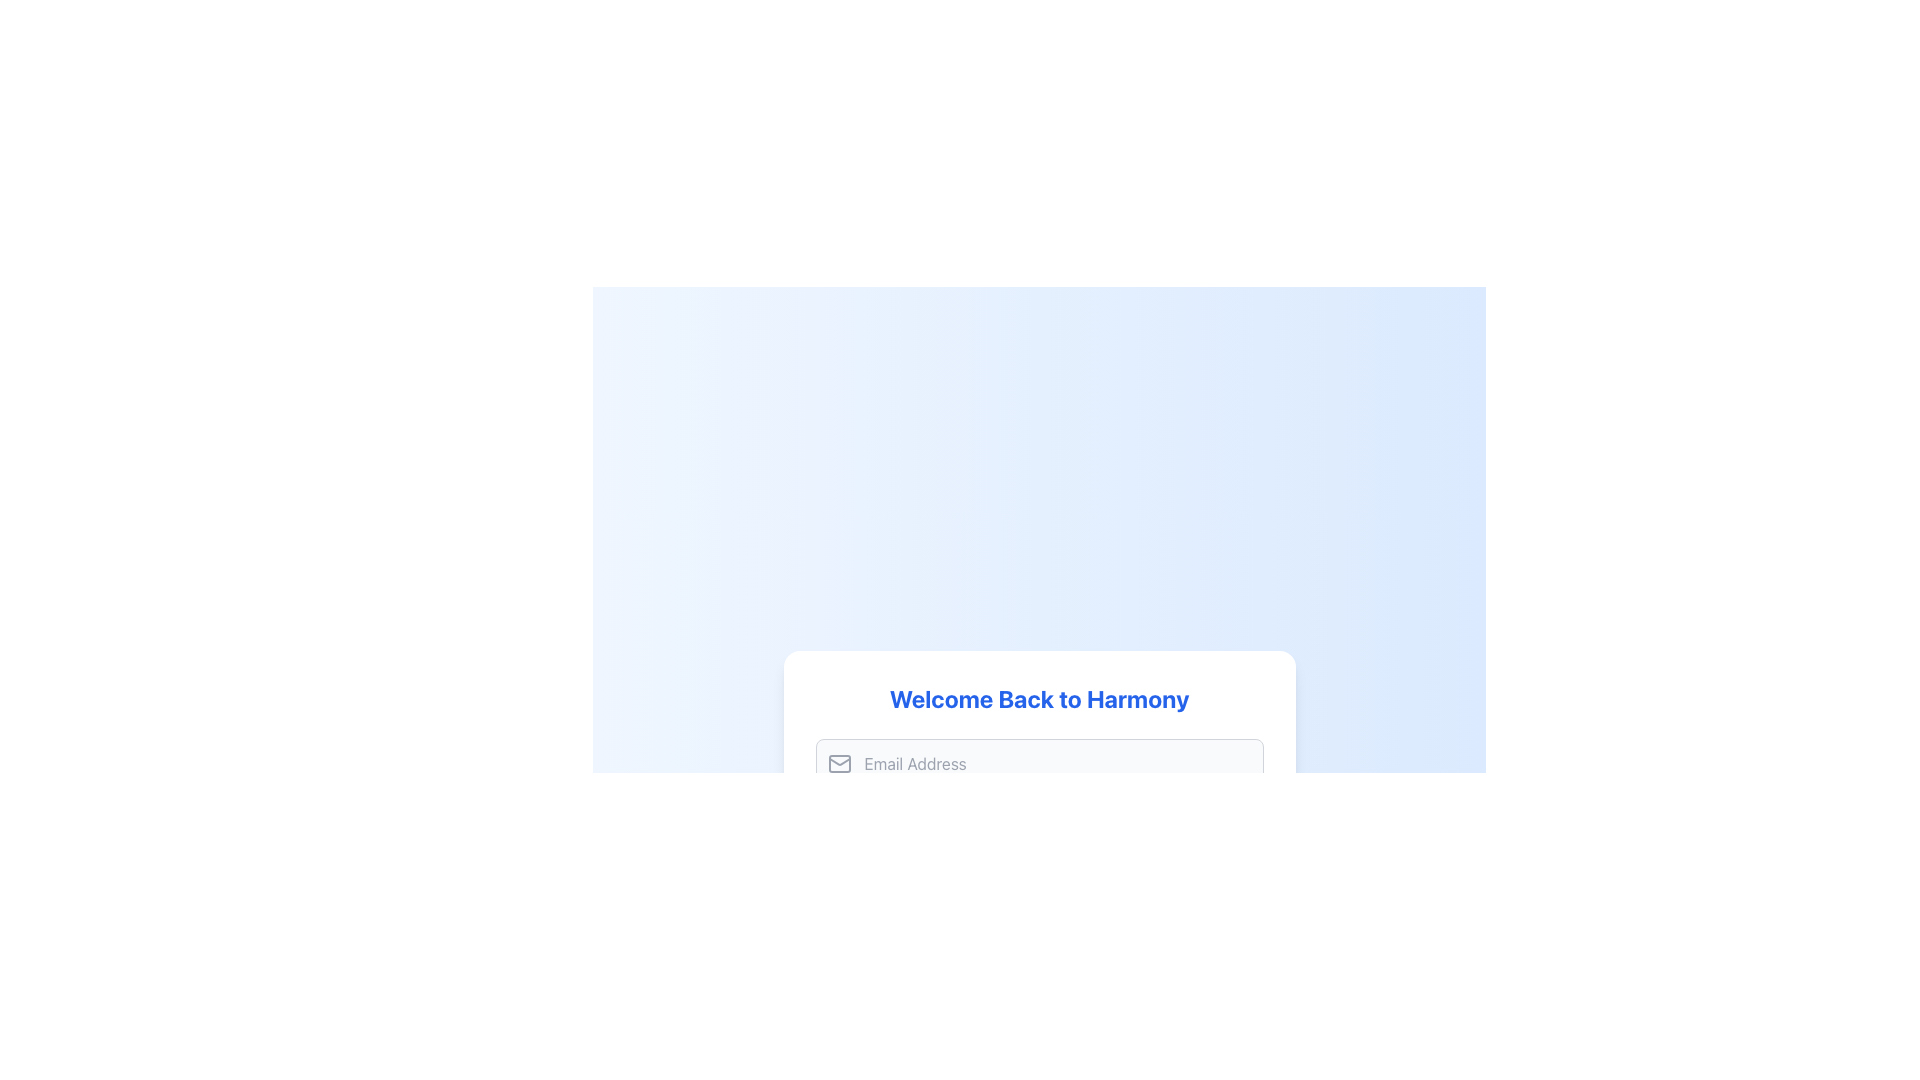 This screenshot has width=1920, height=1080. I want to click on the email address icon, which is positioned to the left of the placeholder text 'Email Address' within the input field, so click(839, 763).